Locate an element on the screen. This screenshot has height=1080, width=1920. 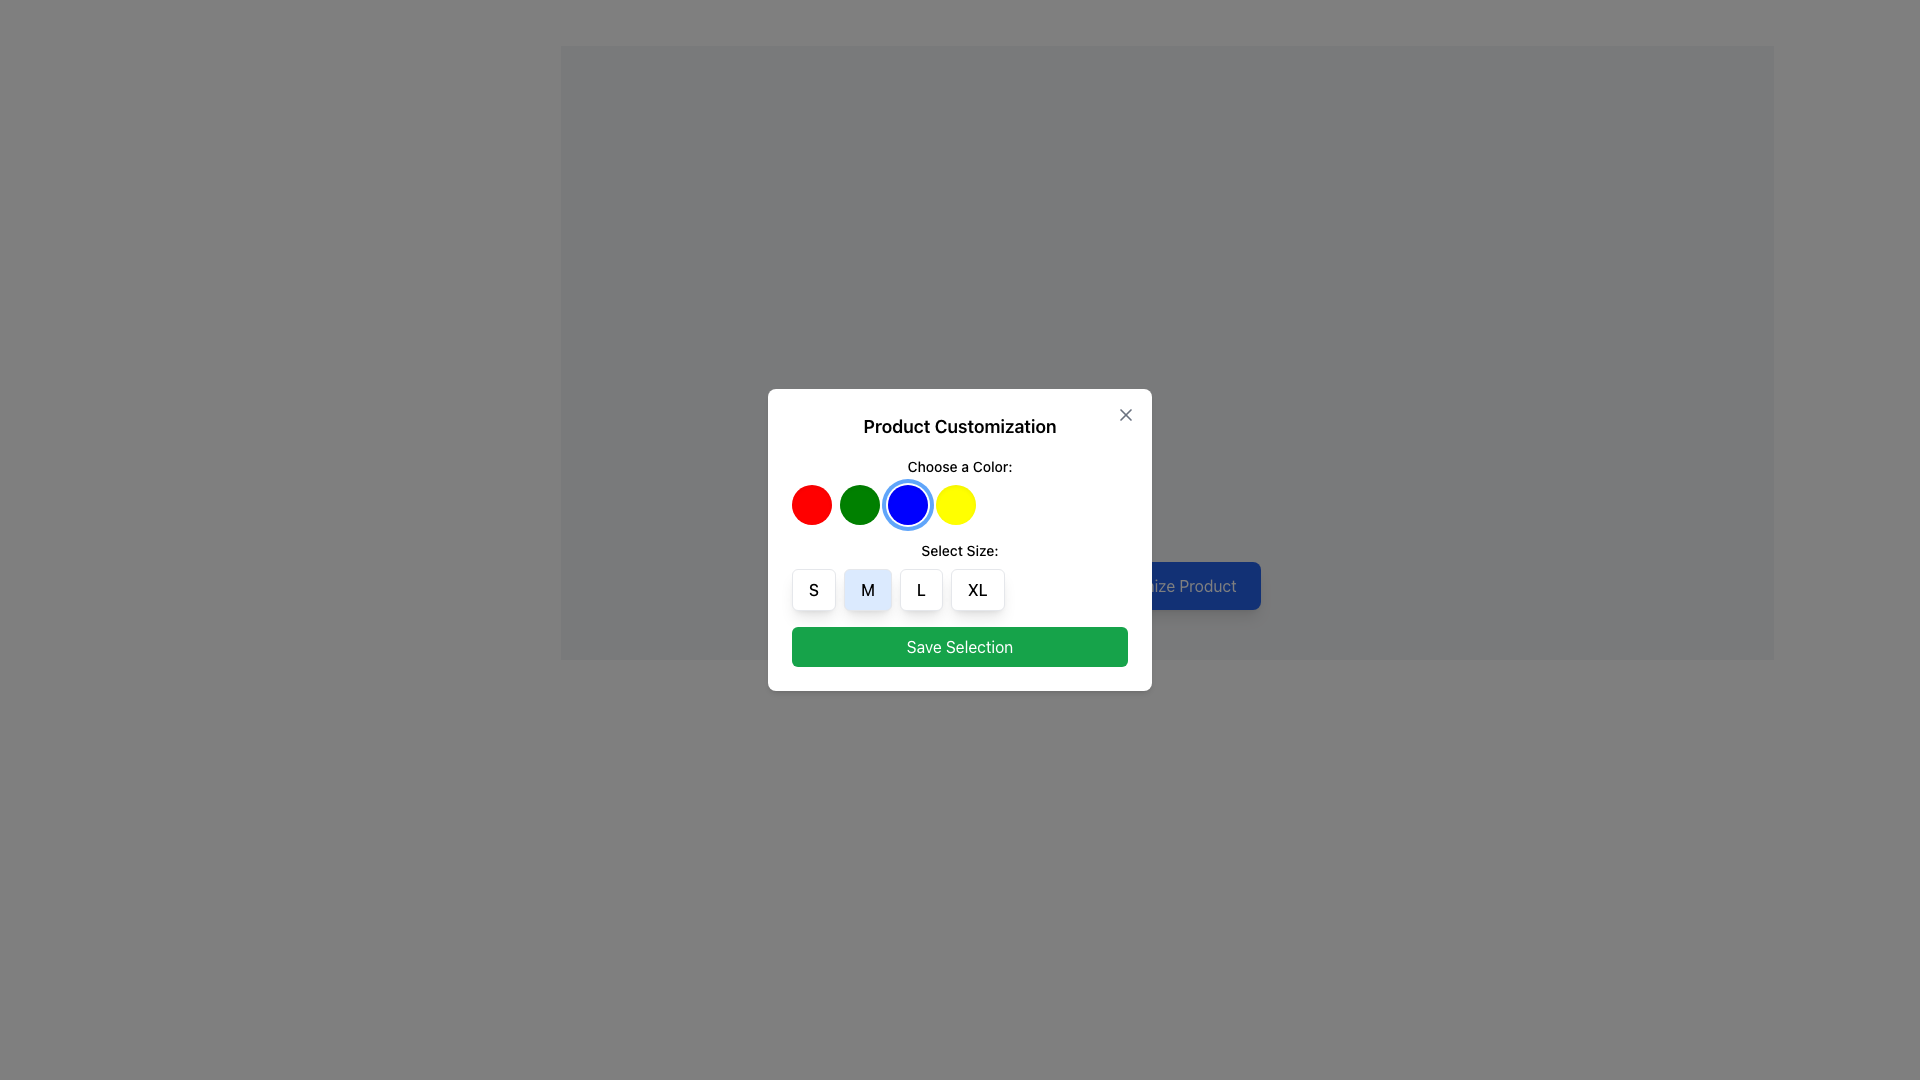
the button labeled 'L' within the 'Select Size' group of buttons in the 'Product Customization' dialog box is located at coordinates (960, 589).